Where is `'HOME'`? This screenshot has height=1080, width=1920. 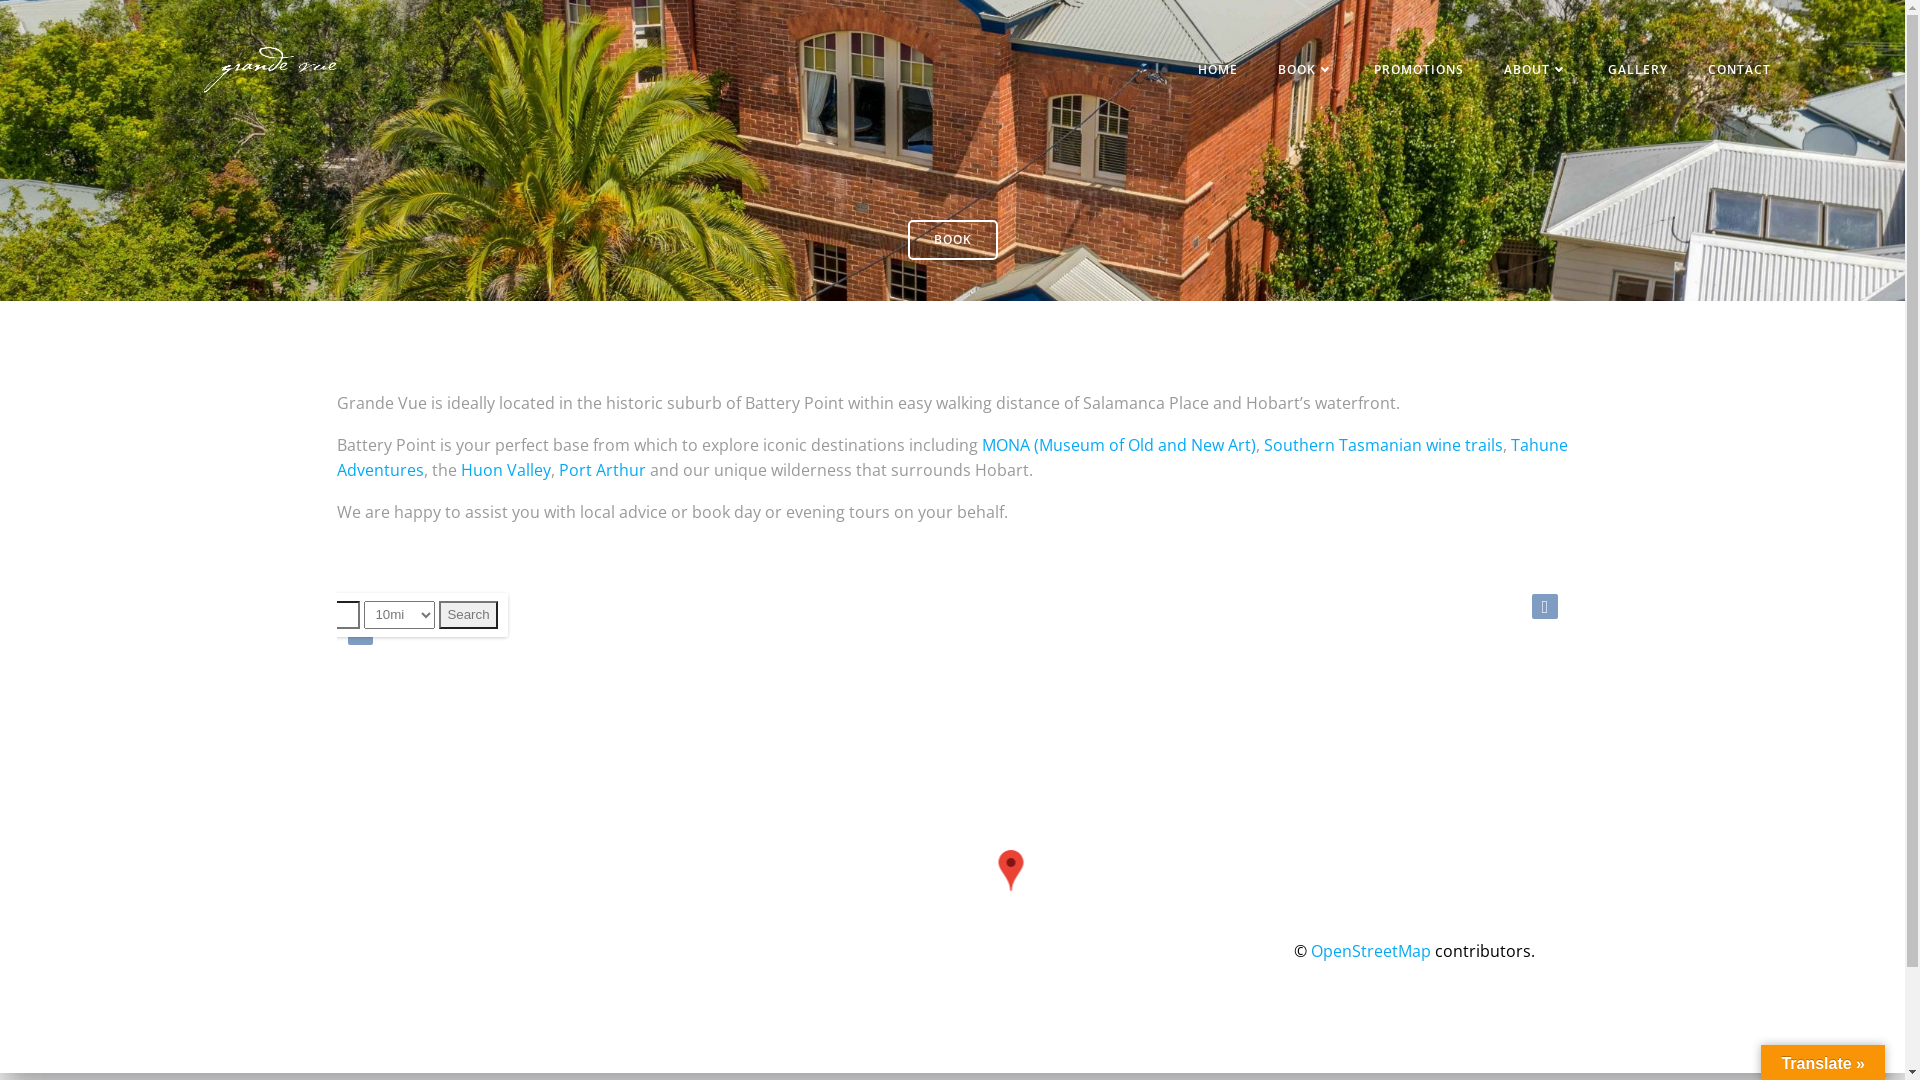 'HOME' is located at coordinates (1217, 68).